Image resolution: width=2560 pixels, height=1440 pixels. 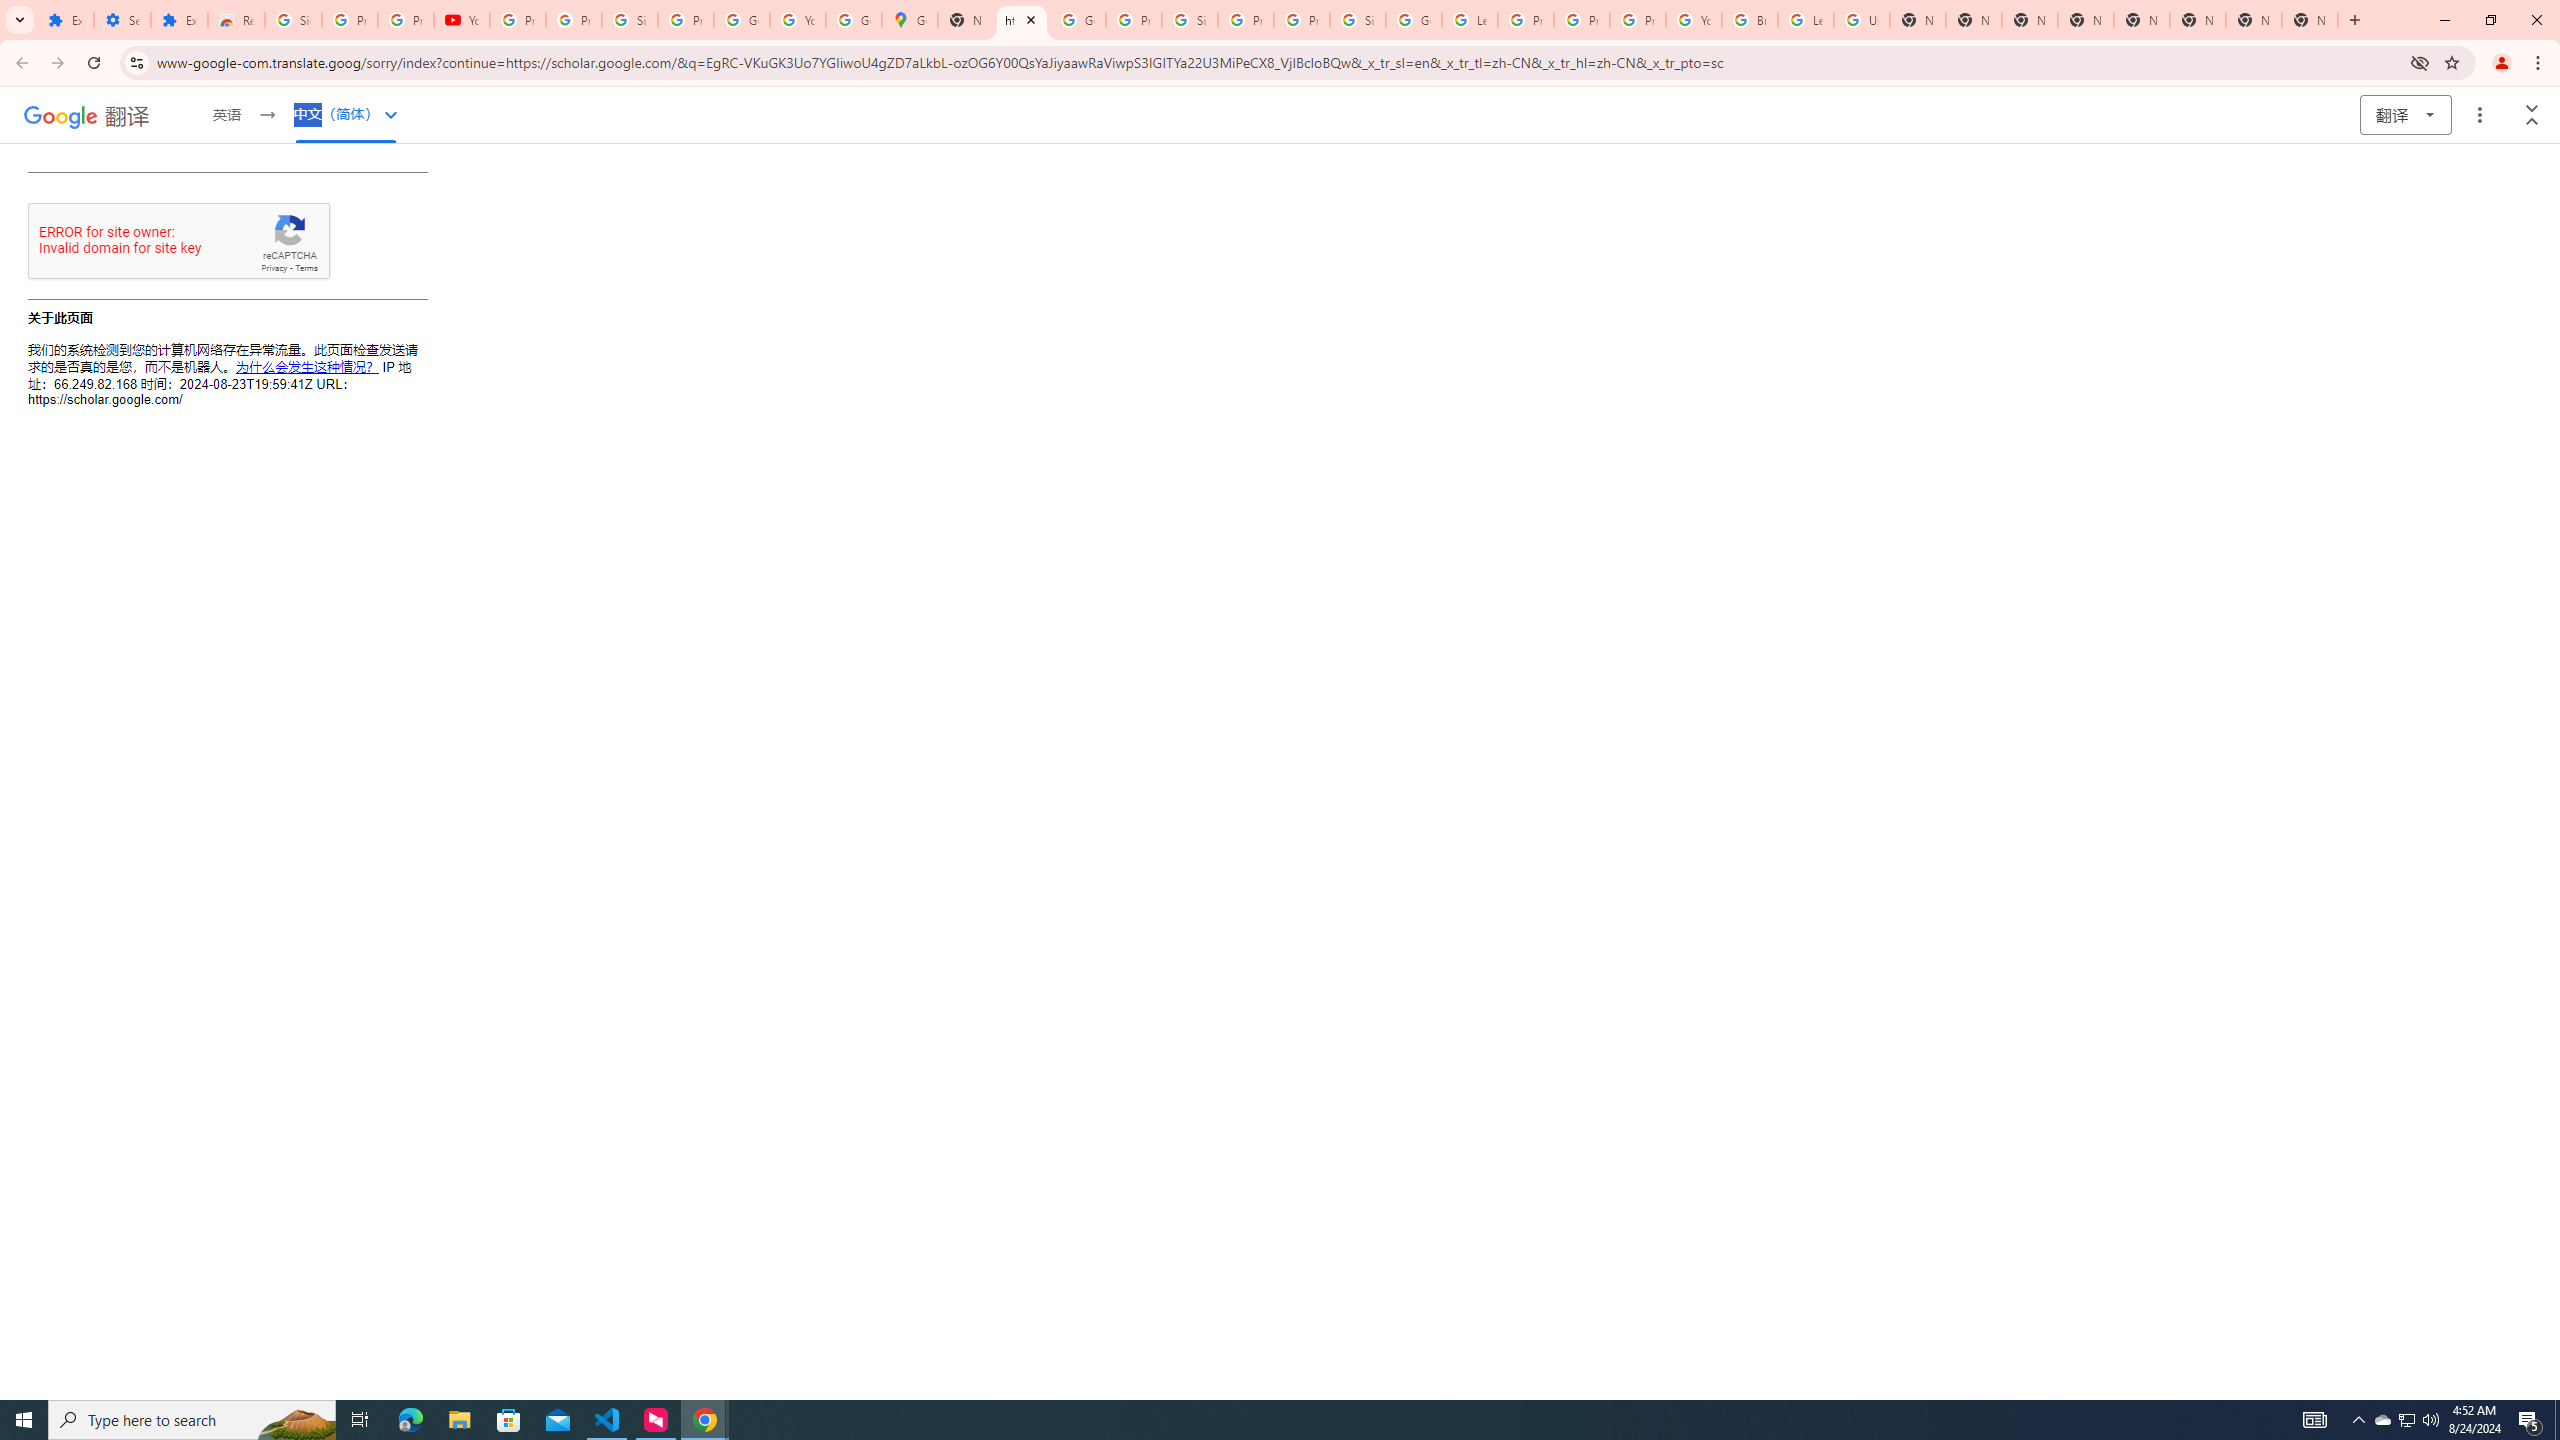 I want to click on 'Extensions', so click(x=179, y=19).